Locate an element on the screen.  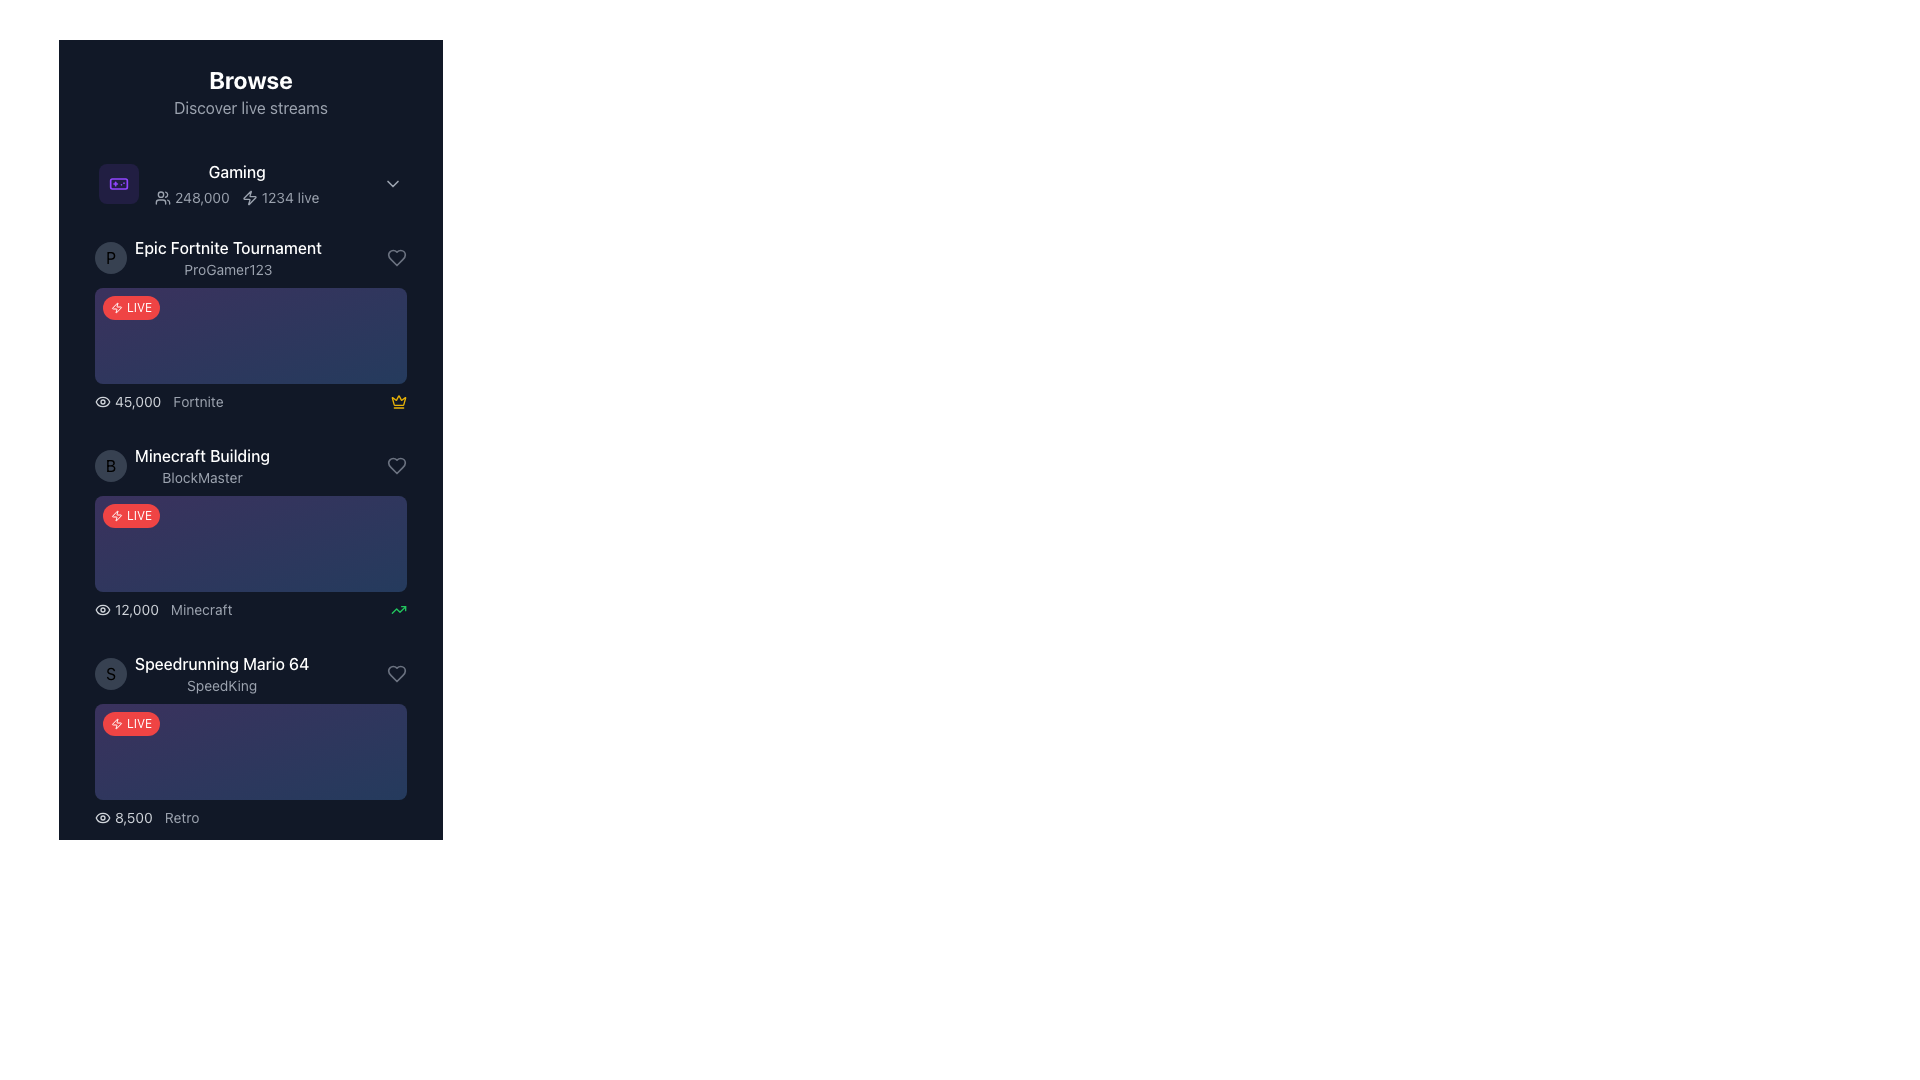
the activity icon associated with the '1234 live' status located under the 'Gaming' header is located at coordinates (248, 197).